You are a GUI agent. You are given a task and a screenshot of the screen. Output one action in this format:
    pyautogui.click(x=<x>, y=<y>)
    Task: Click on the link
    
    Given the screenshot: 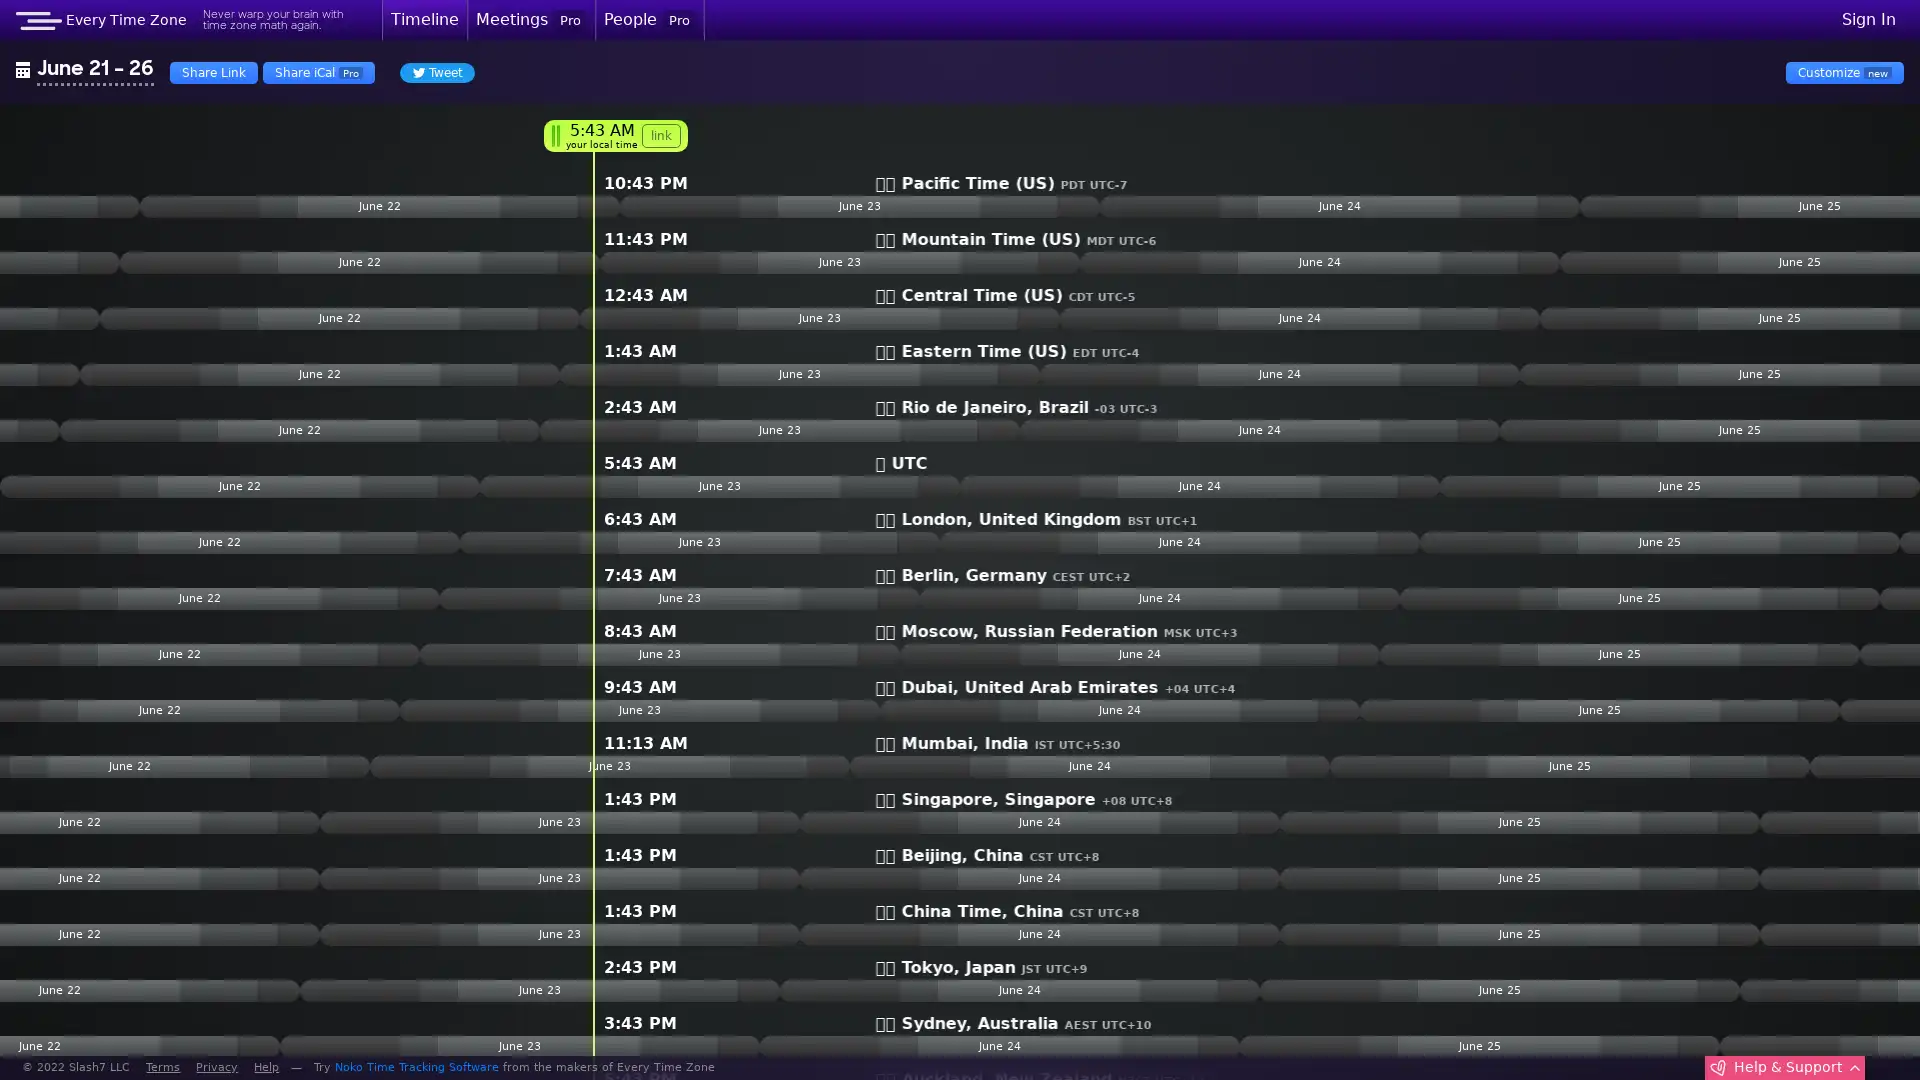 What is the action you would take?
    pyautogui.click(x=661, y=135)
    